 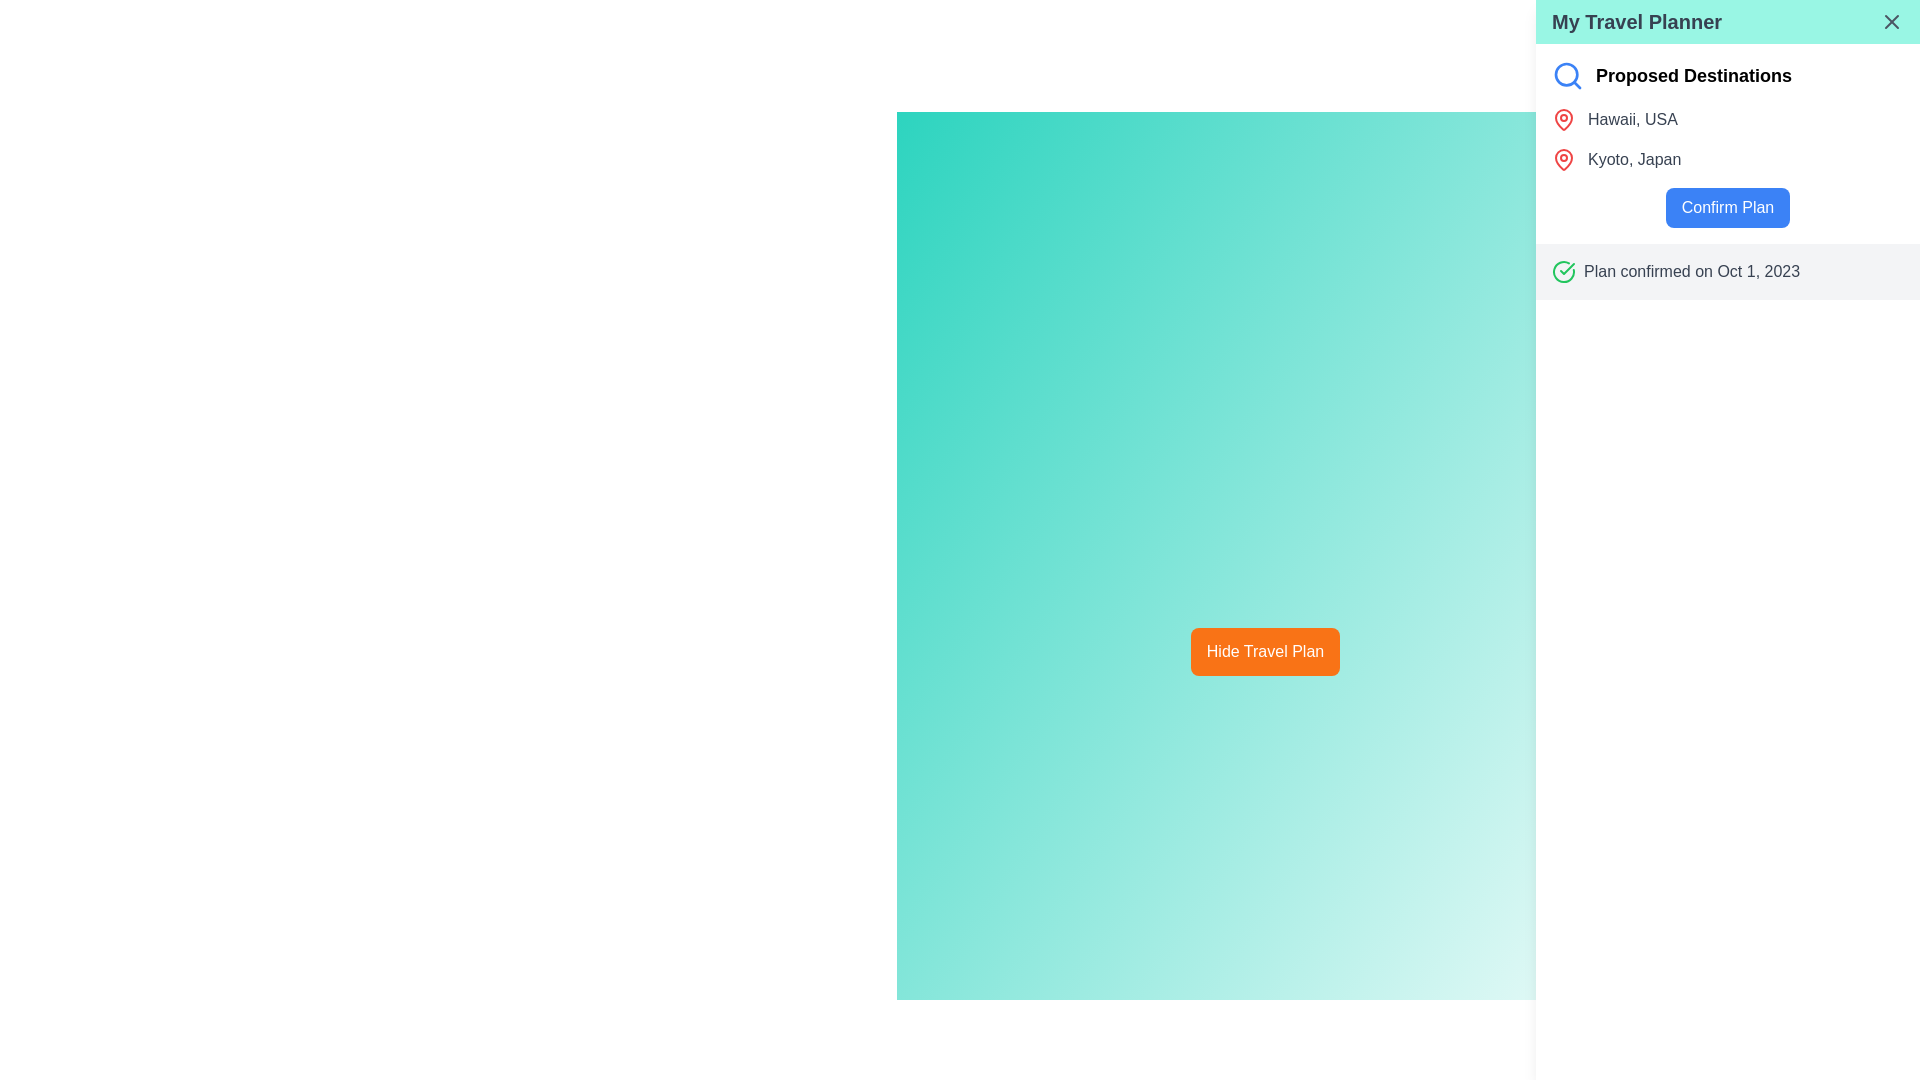 What do you see at coordinates (1563, 119) in the screenshot?
I see `the red map pin icon located in the right sidebar next to 'Hawaii, USA' in the 'Proposed Destinations' list for visual reference` at bounding box center [1563, 119].